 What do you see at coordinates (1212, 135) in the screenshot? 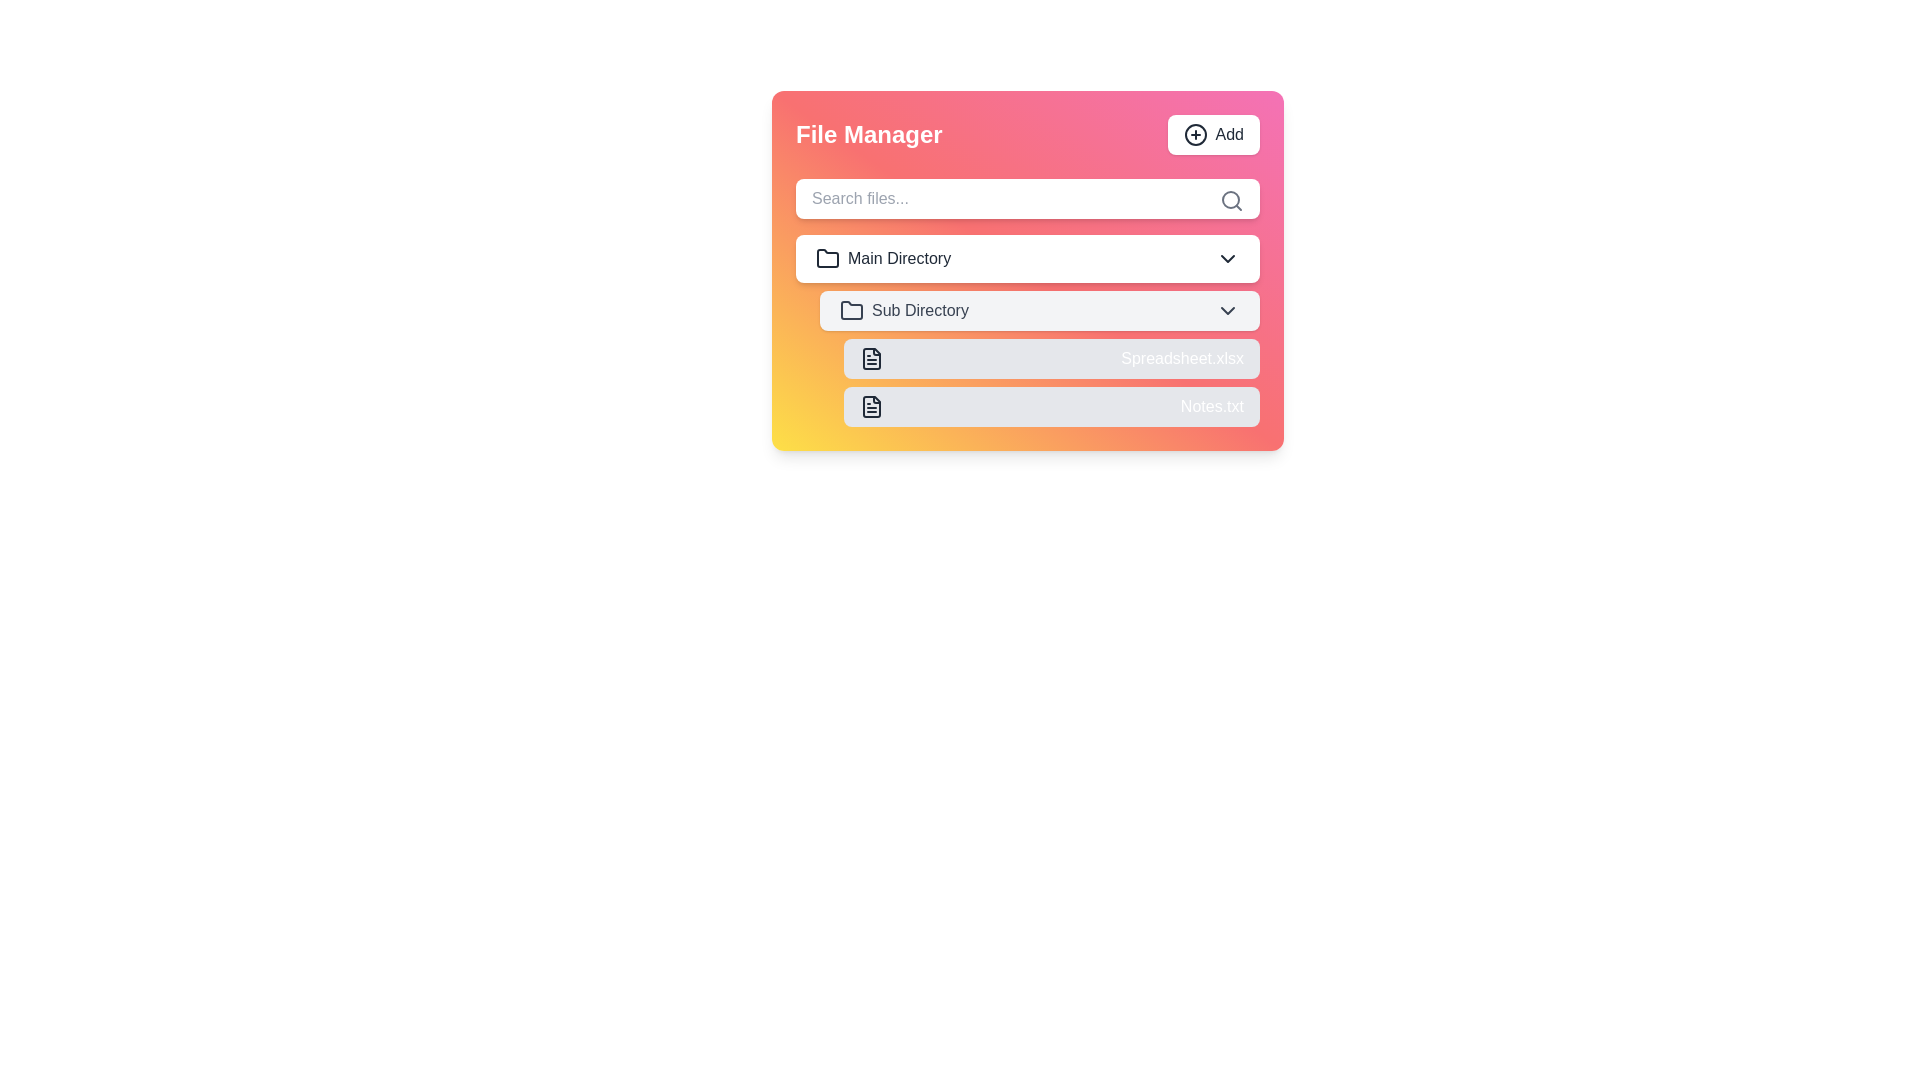
I see `the button in the top-right corner of the 'File Manager' section that triggers an action for adding new items` at bounding box center [1212, 135].